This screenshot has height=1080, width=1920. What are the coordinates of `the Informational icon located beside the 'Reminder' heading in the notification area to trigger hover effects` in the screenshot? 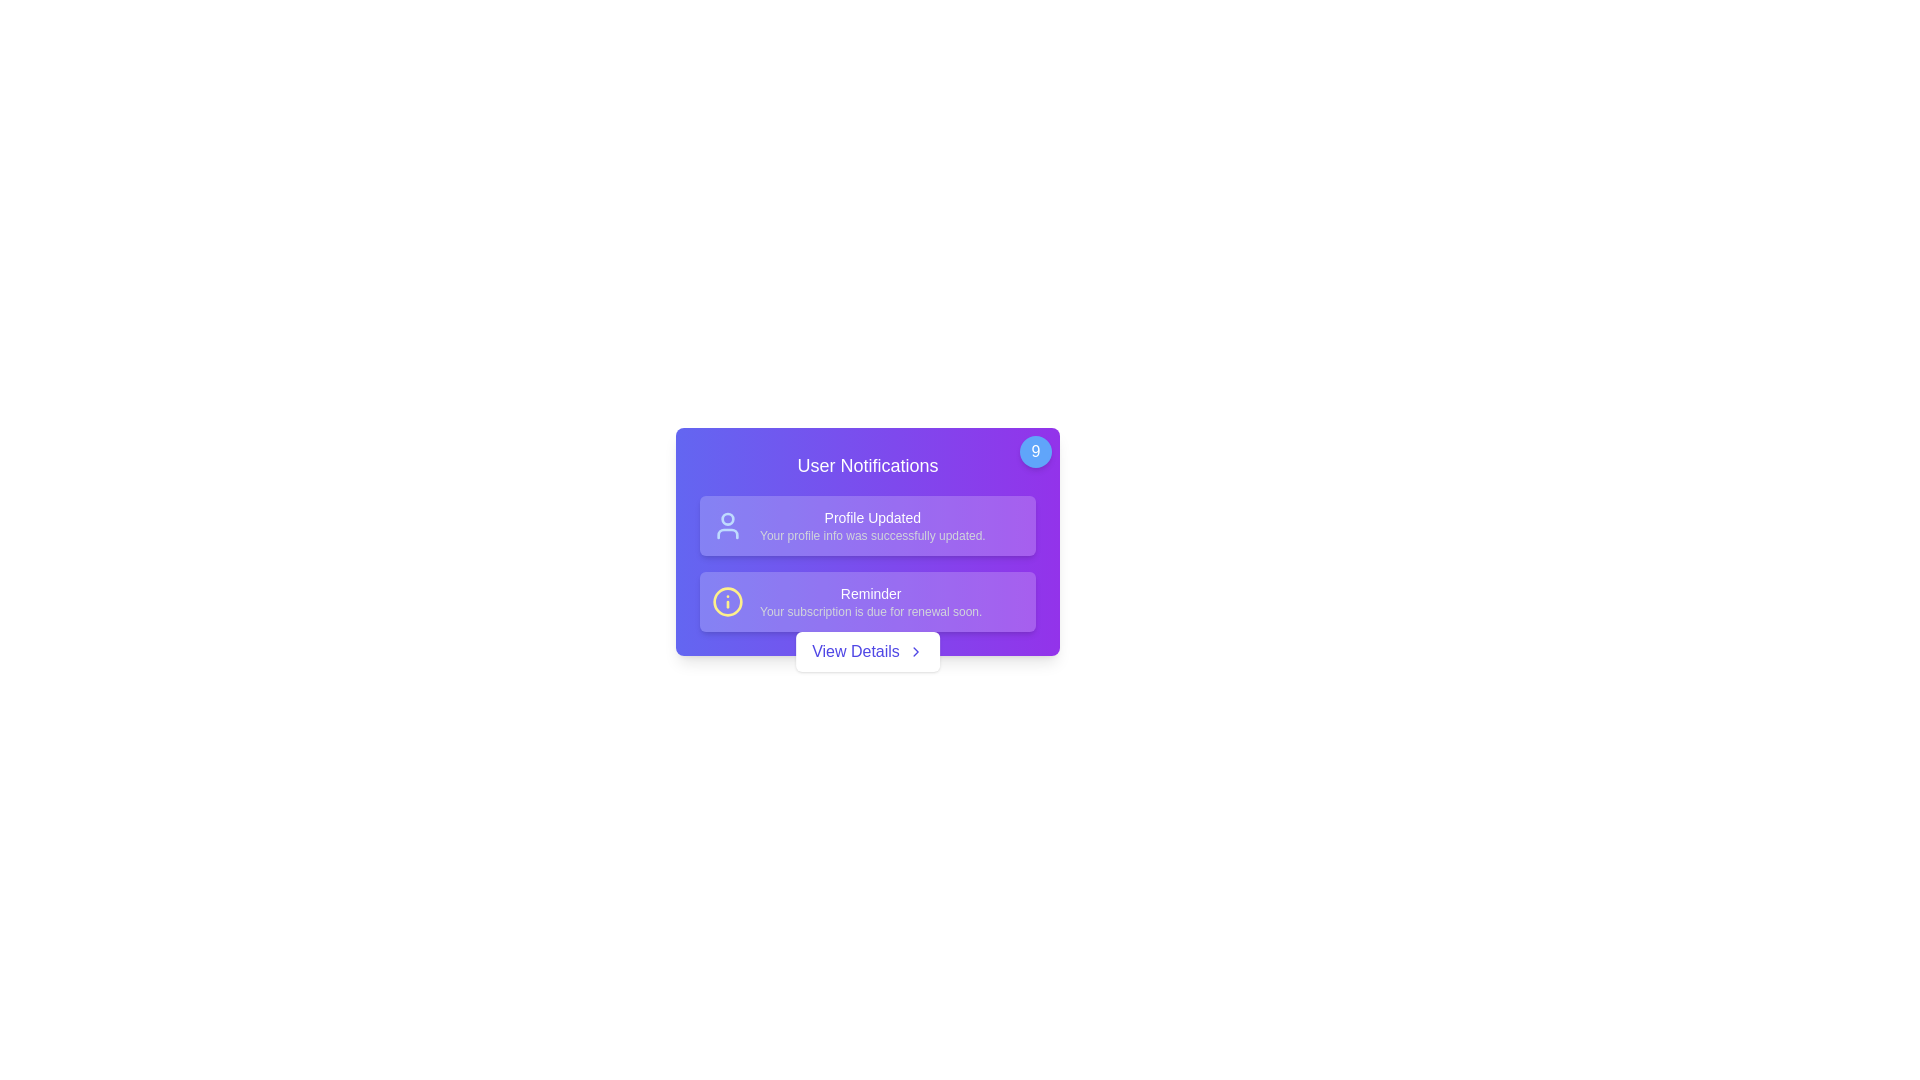 It's located at (727, 600).